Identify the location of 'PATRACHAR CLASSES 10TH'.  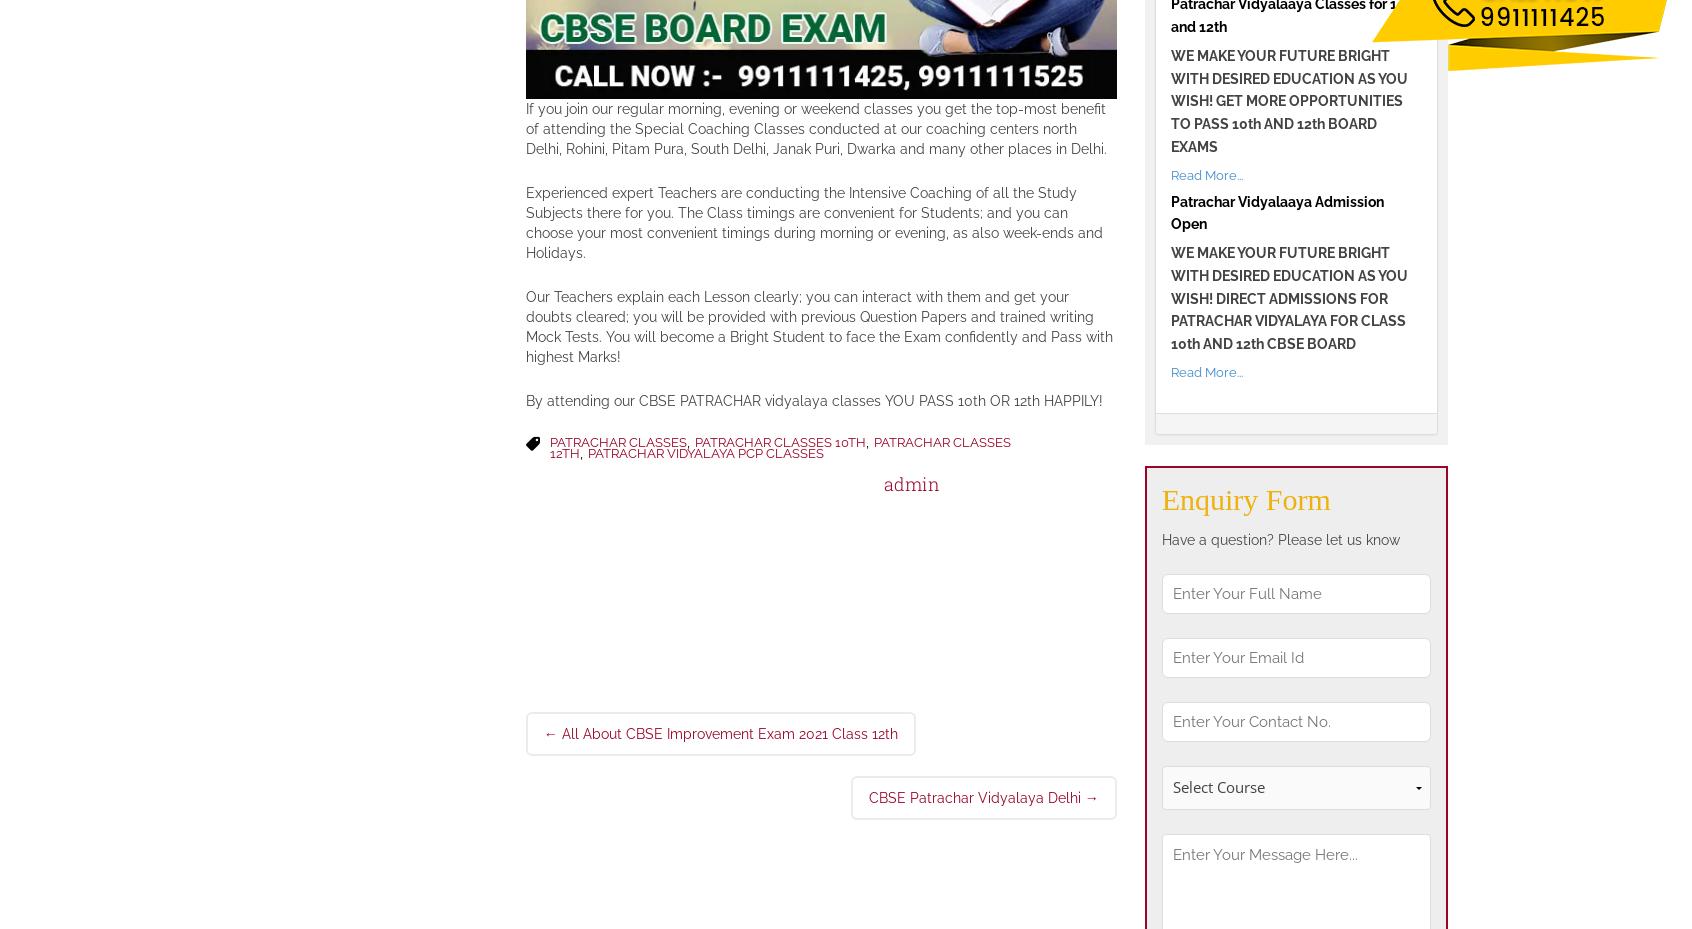
(779, 440).